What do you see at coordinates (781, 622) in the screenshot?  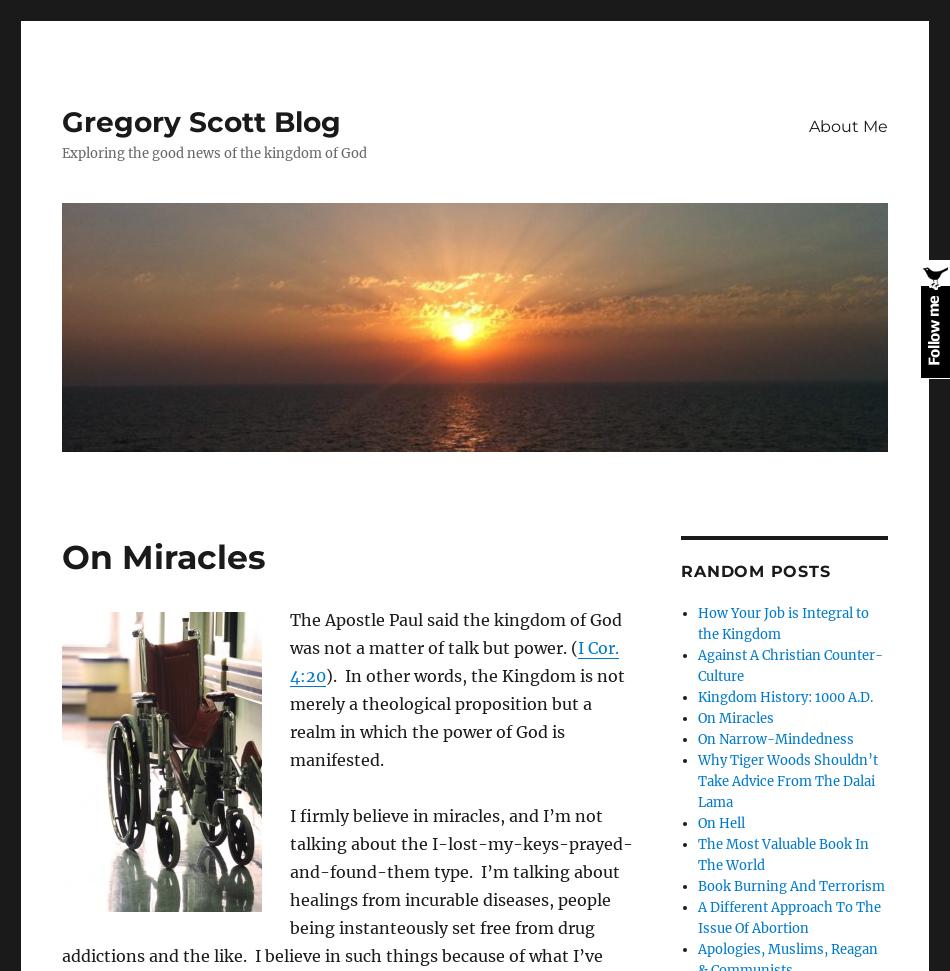 I see `'How Your Job is Integral to the Kingdom'` at bounding box center [781, 622].